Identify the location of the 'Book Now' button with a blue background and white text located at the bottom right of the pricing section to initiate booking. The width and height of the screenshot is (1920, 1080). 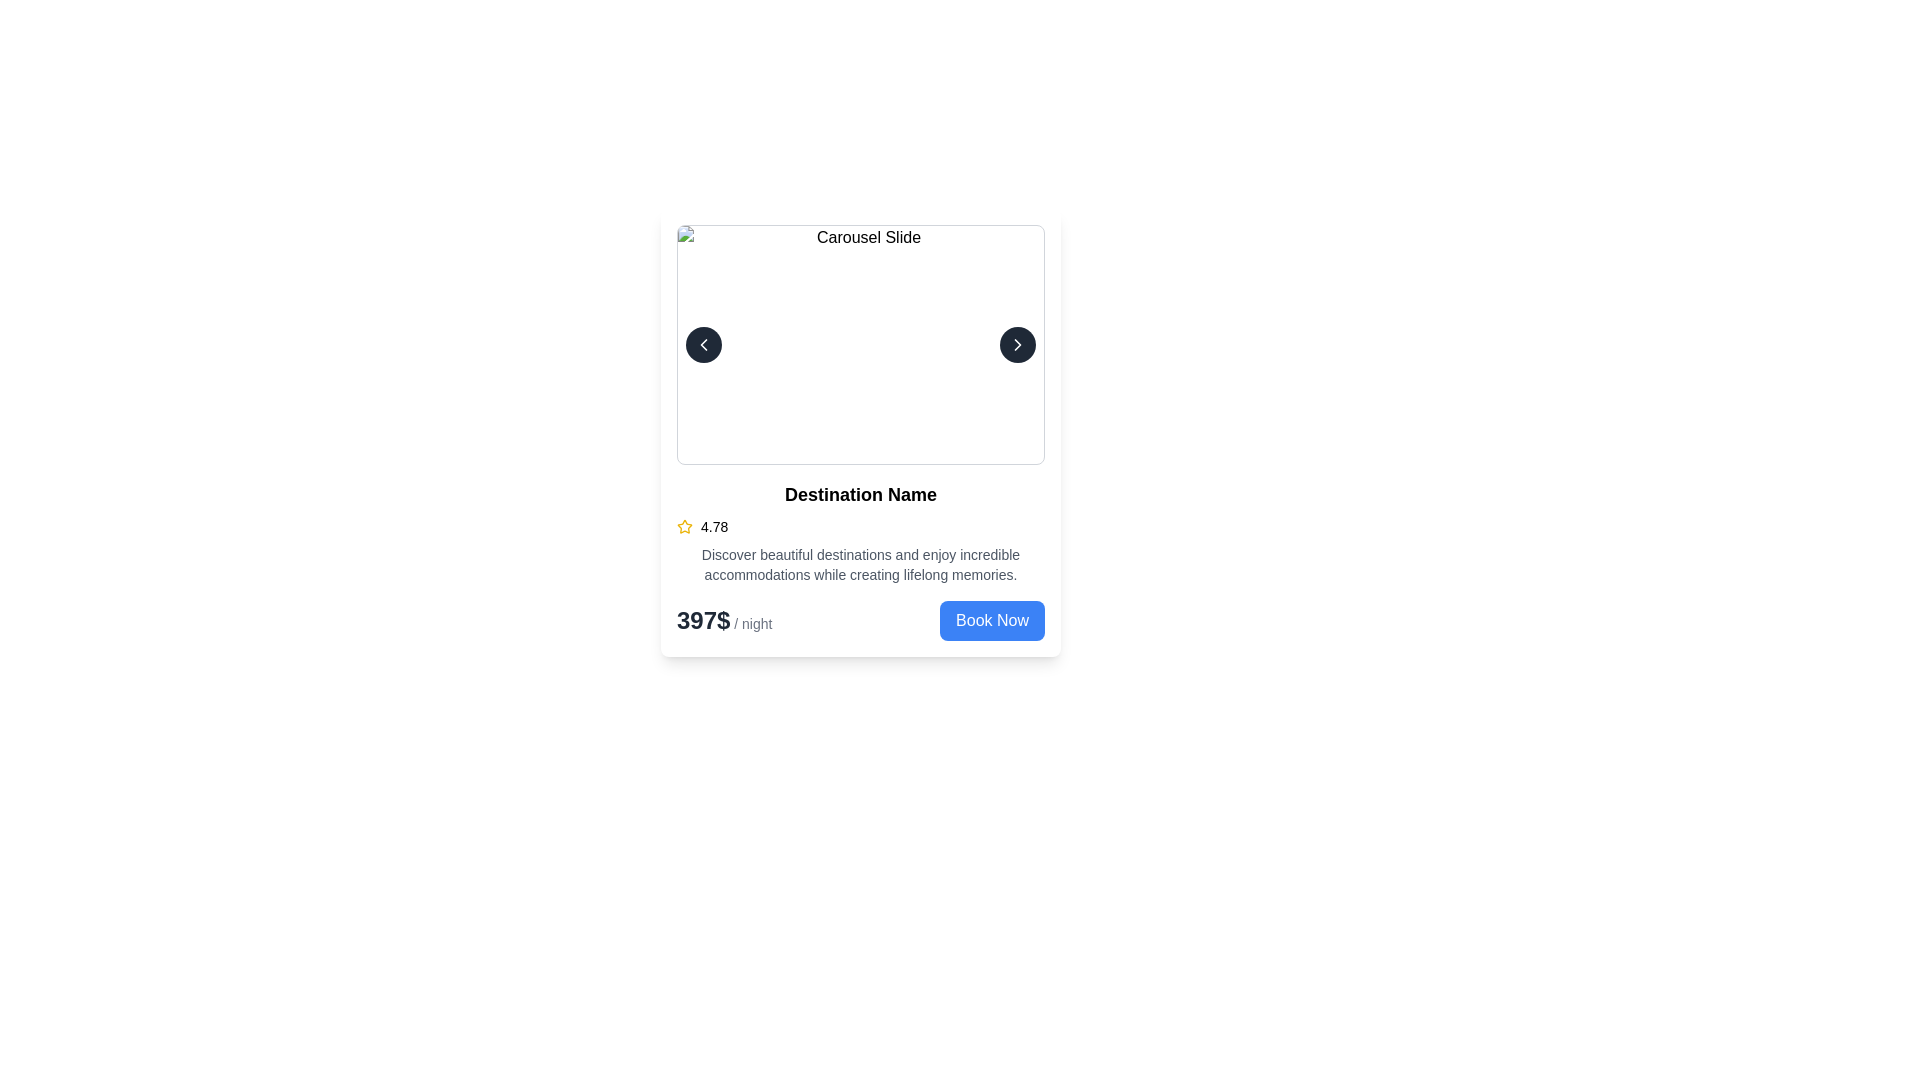
(992, 620).